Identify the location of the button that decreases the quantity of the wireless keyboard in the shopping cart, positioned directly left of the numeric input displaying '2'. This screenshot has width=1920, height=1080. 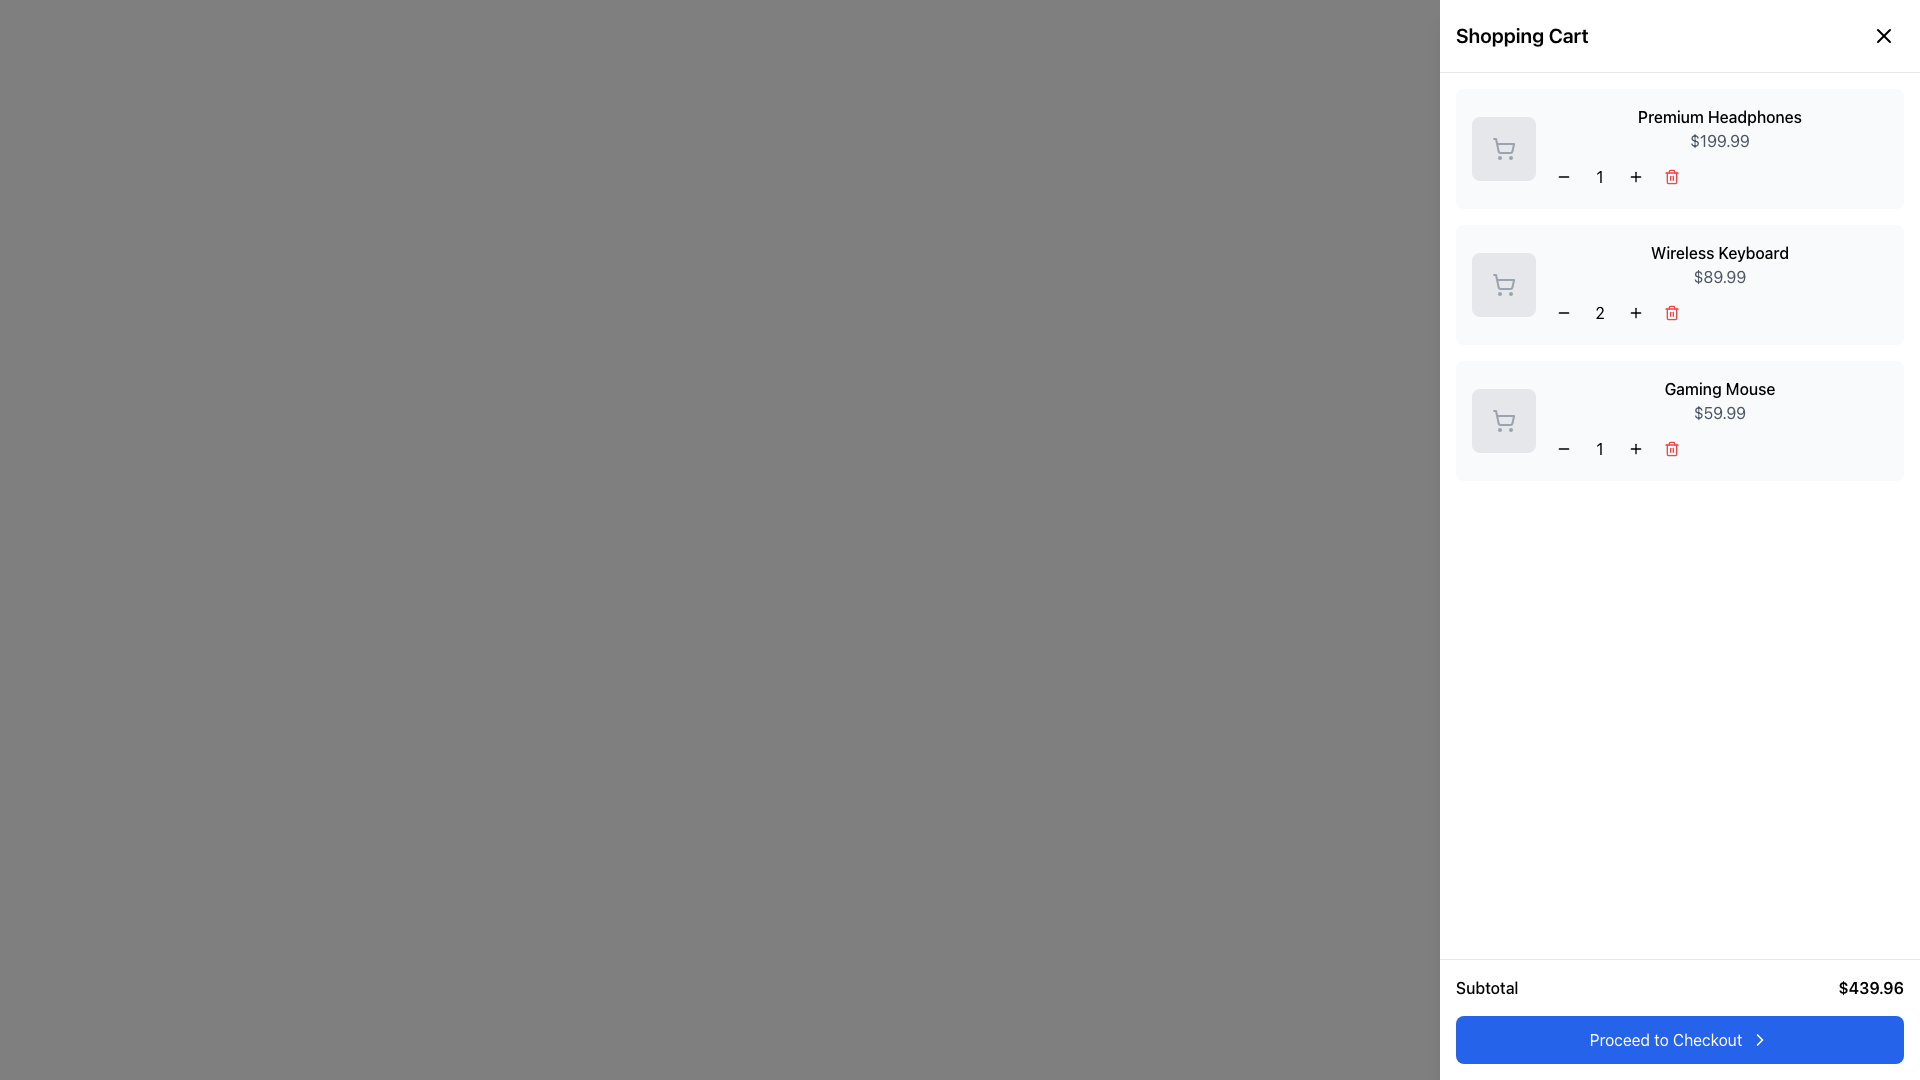
(1563, 312).